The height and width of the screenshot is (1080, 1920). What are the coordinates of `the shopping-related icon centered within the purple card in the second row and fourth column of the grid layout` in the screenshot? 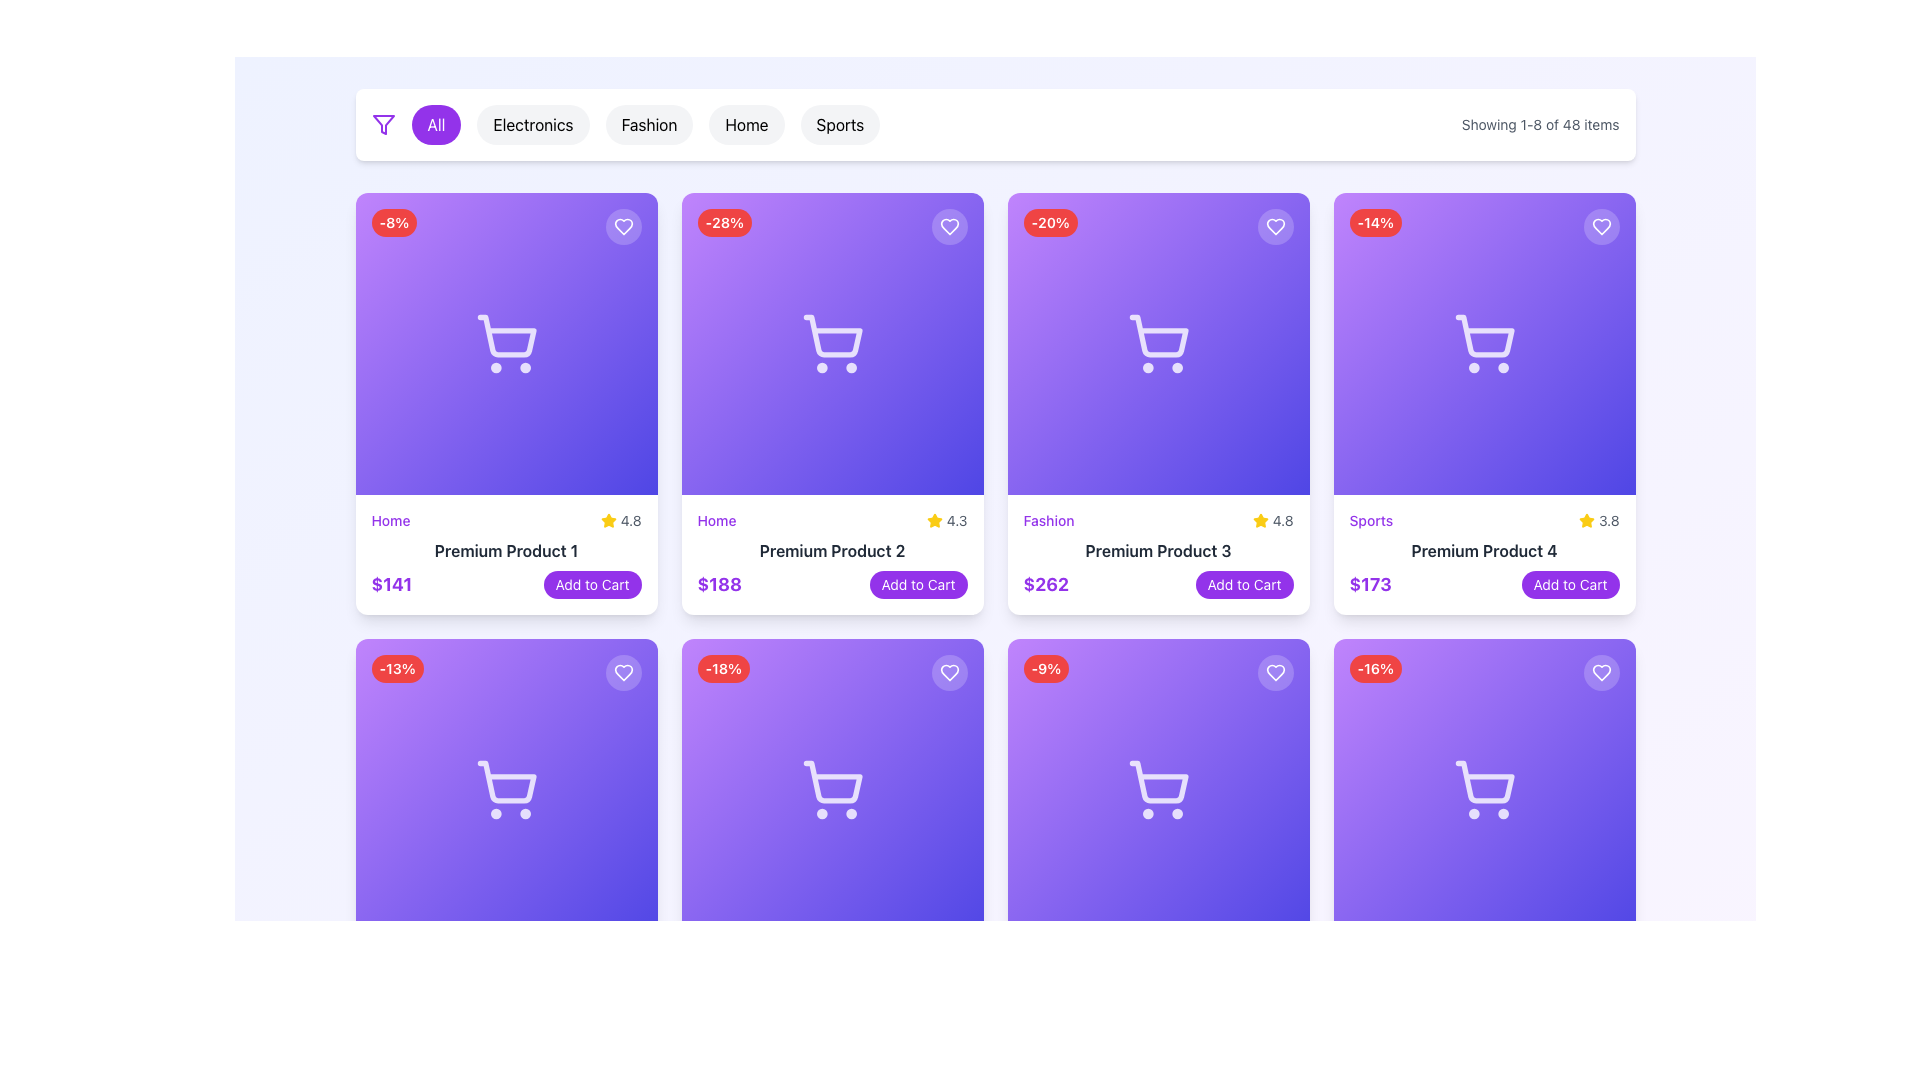 It's located at (1484, 342).